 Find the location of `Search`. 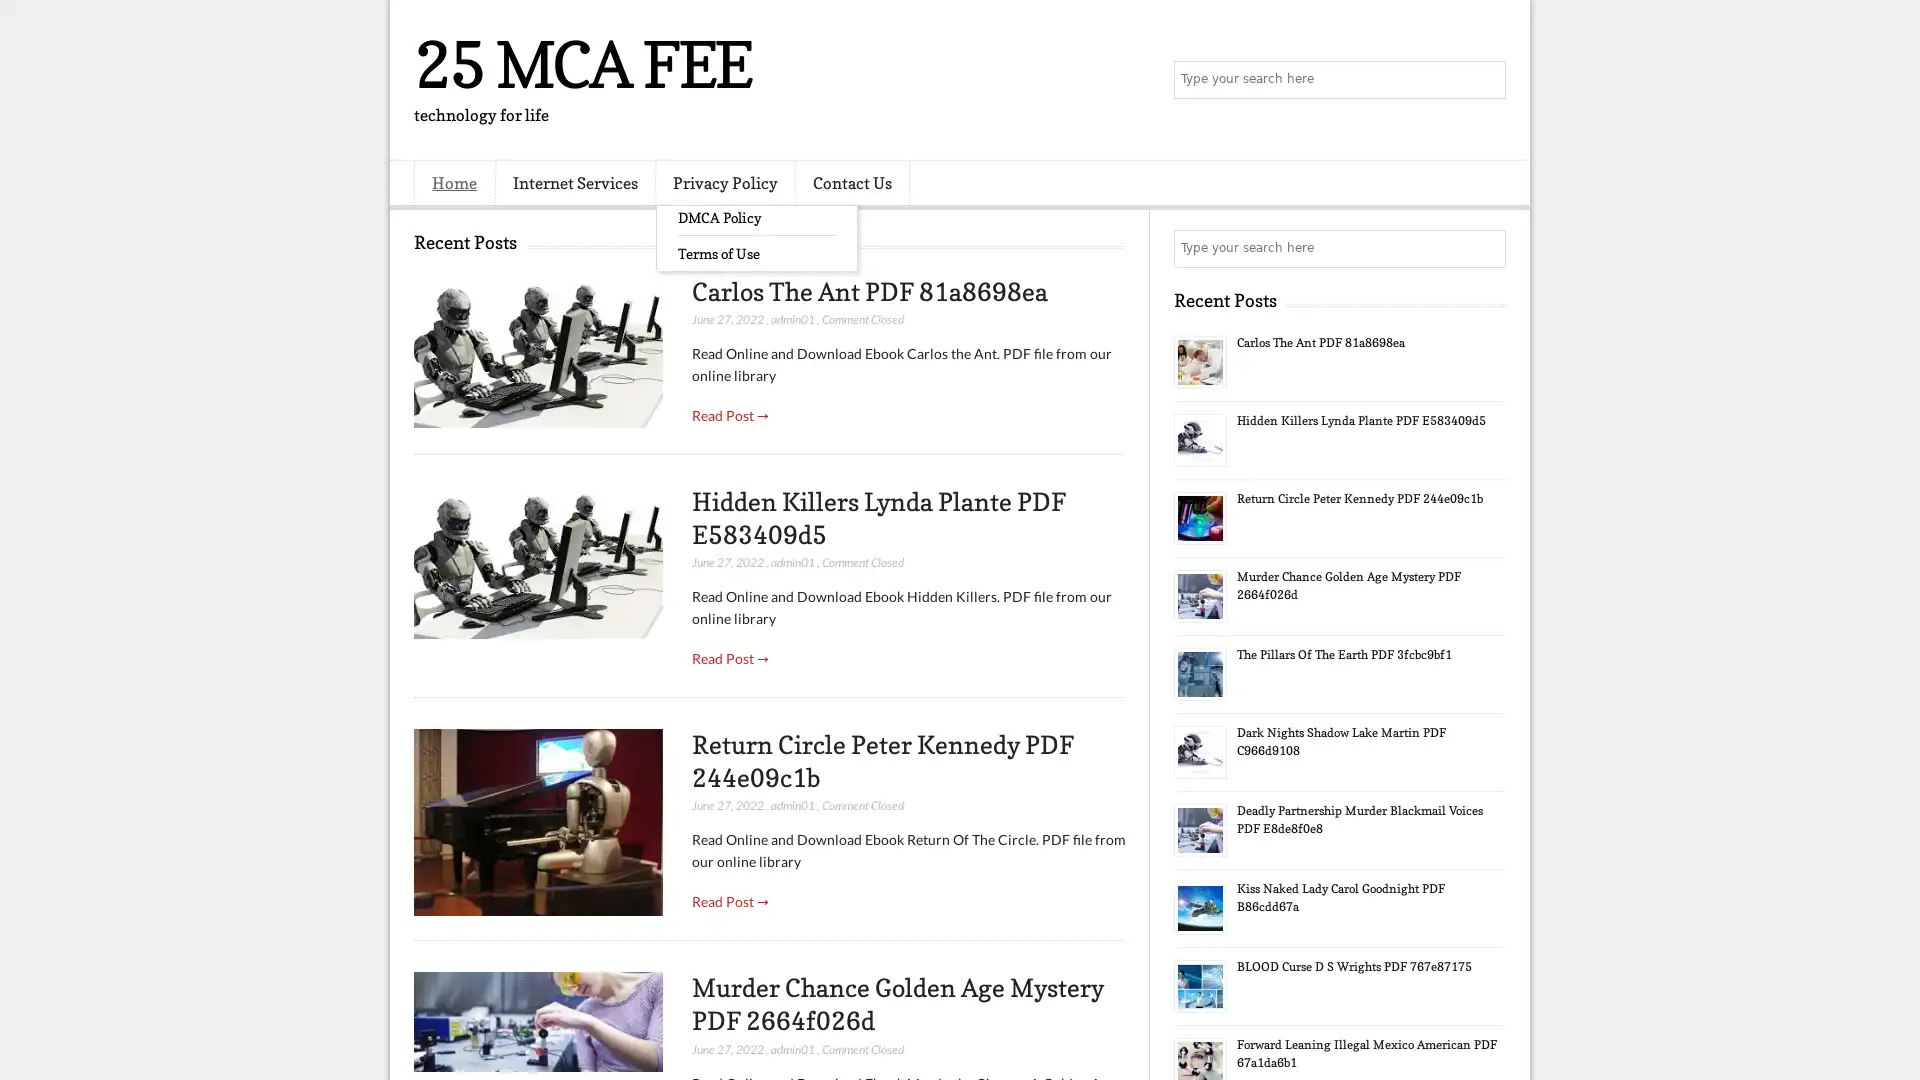

Search is located at coordinates (1485, 248).